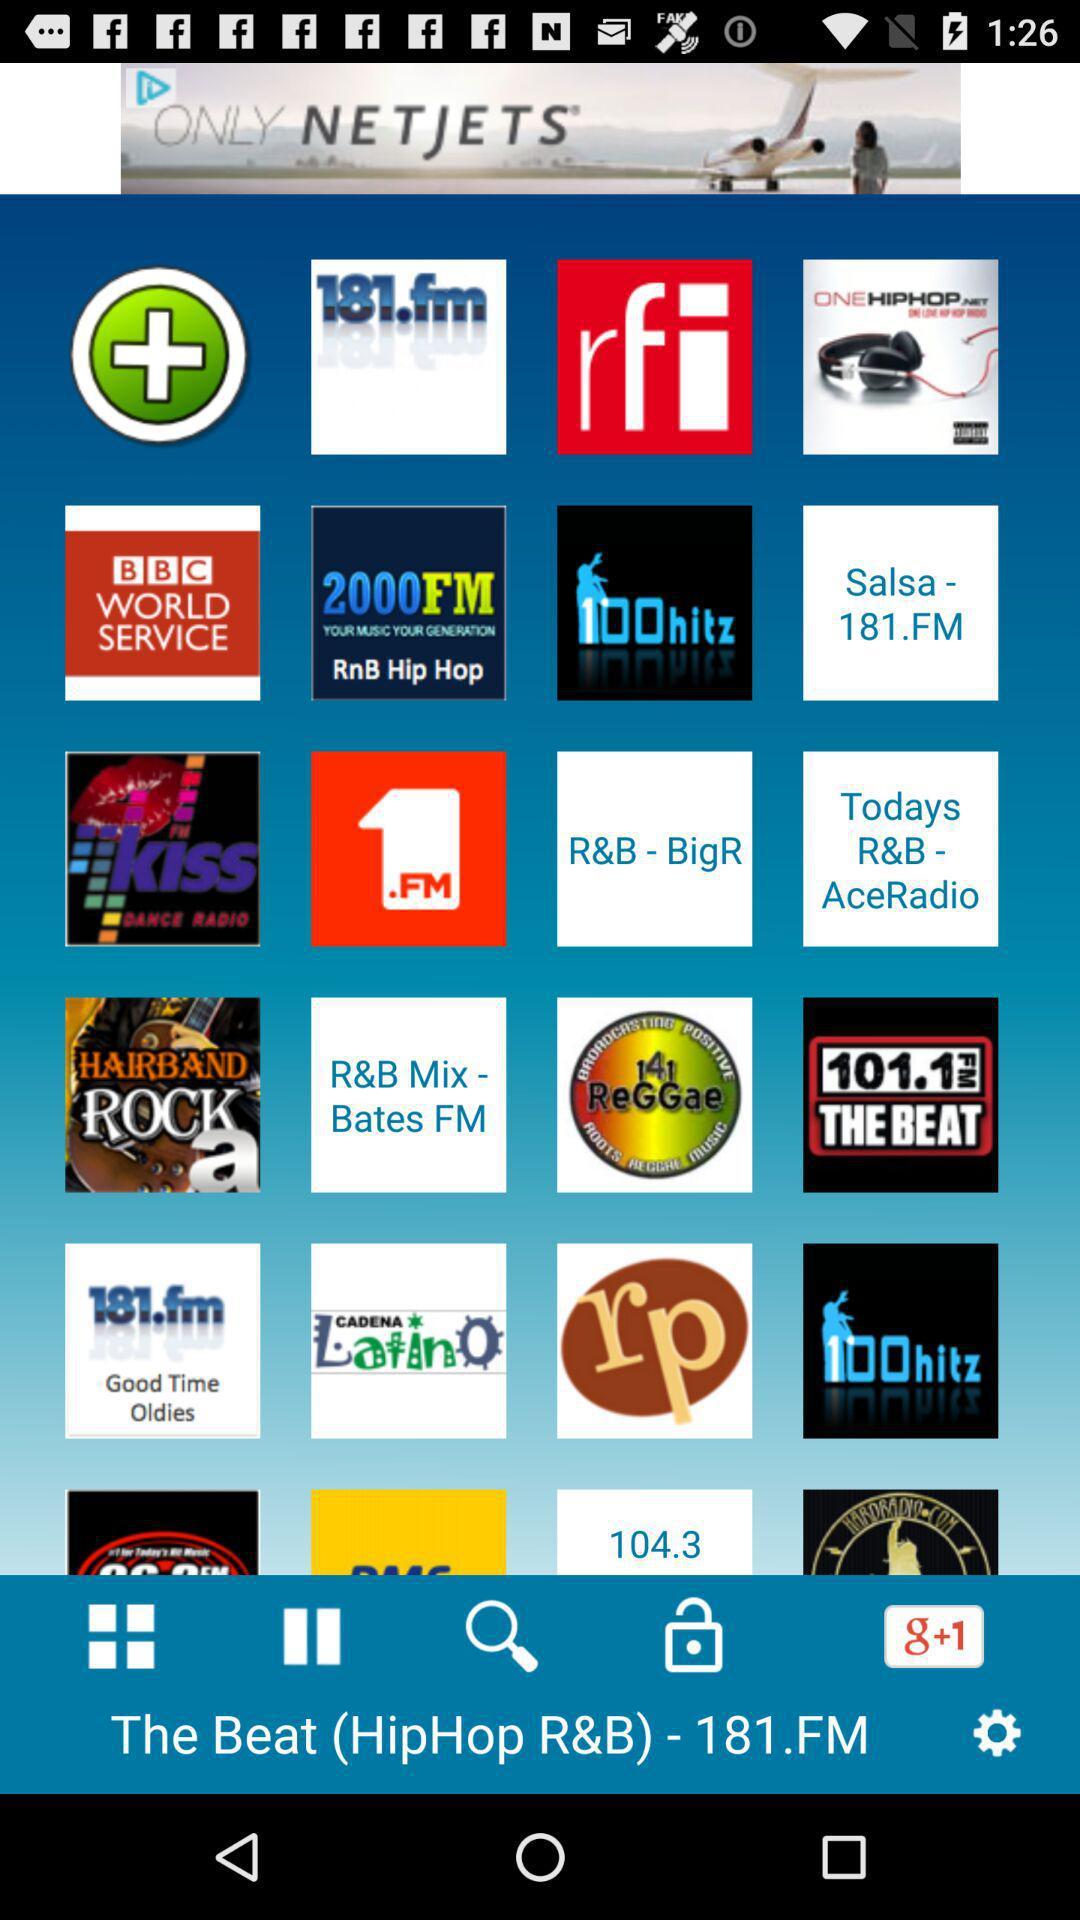 The image size is (1080, 1920). What do you see at coordinates (540, 127) in the screenshot?
I see `next` at bounding box center [540, 127].